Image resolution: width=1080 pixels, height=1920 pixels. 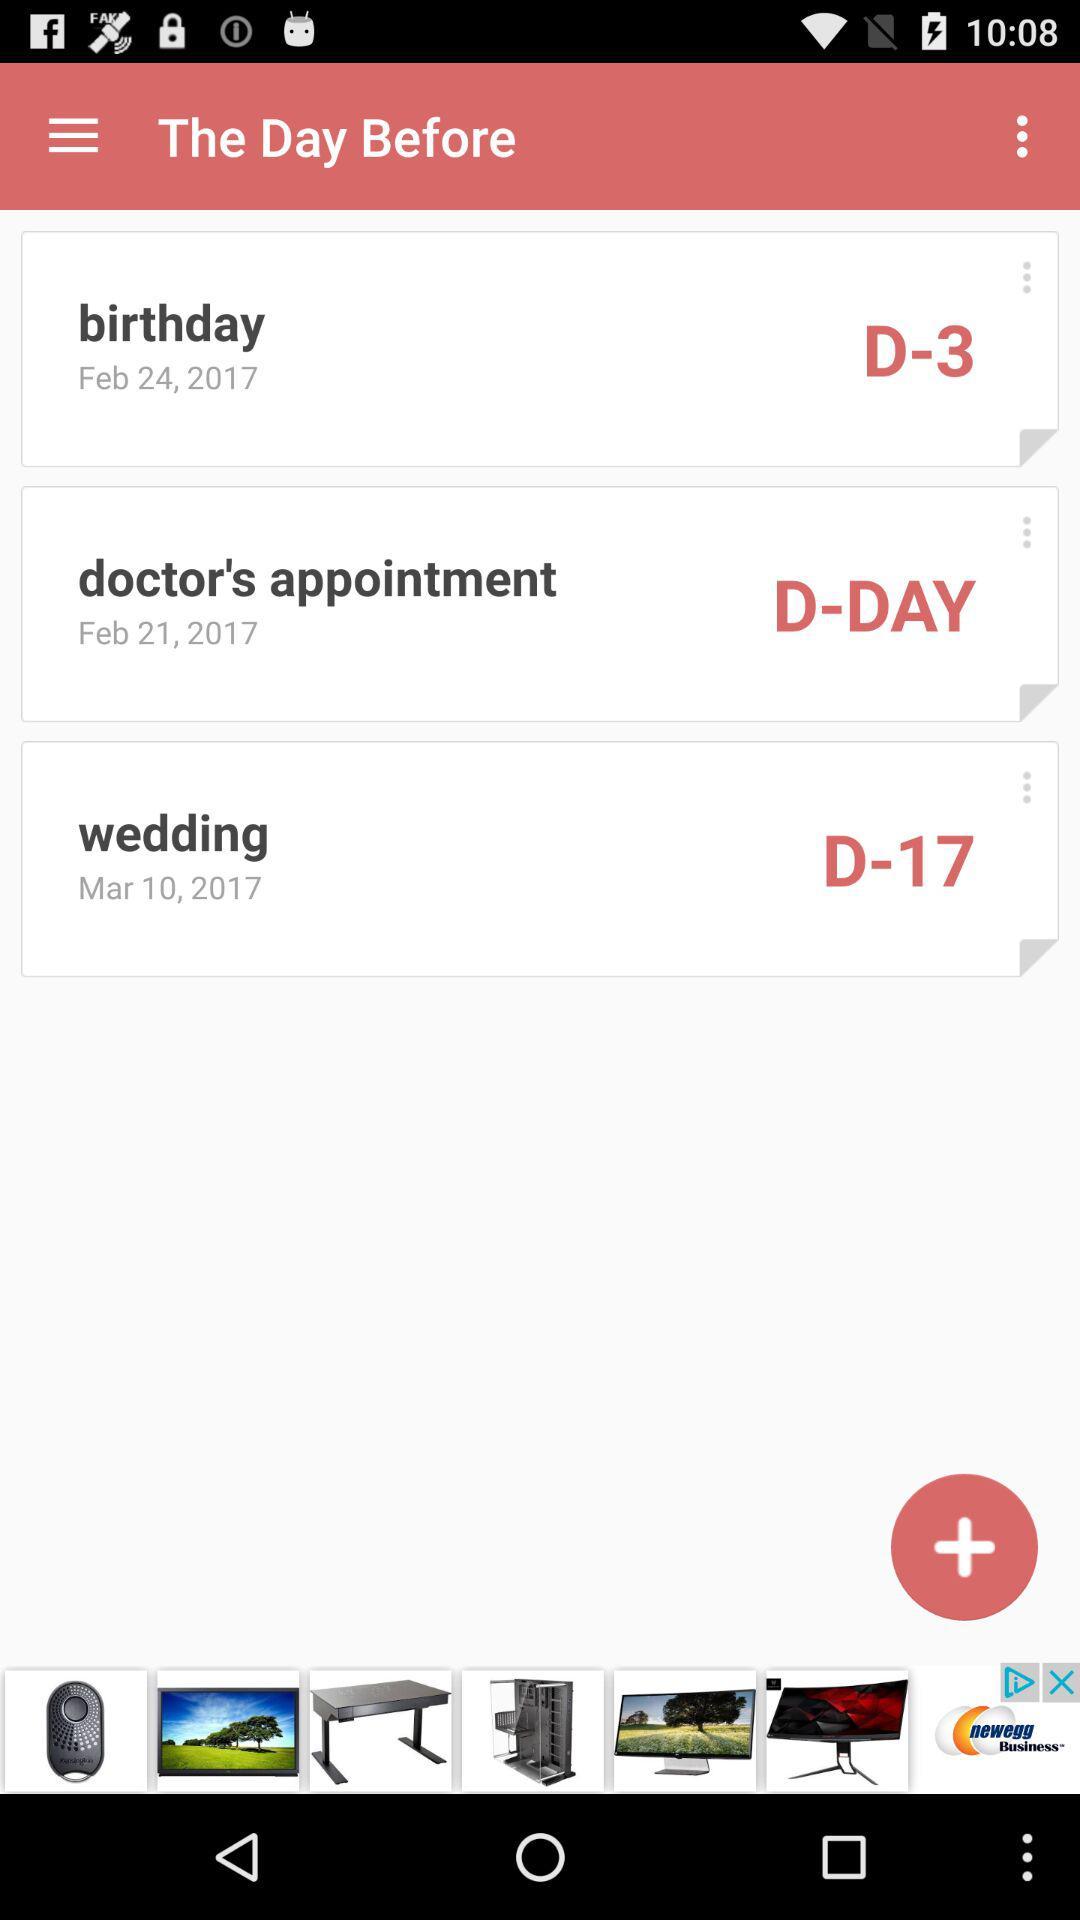 What do you see at coordinates (1026, 276) in the screenshot?
I see `expand information` at bounding box center [1026, 276].